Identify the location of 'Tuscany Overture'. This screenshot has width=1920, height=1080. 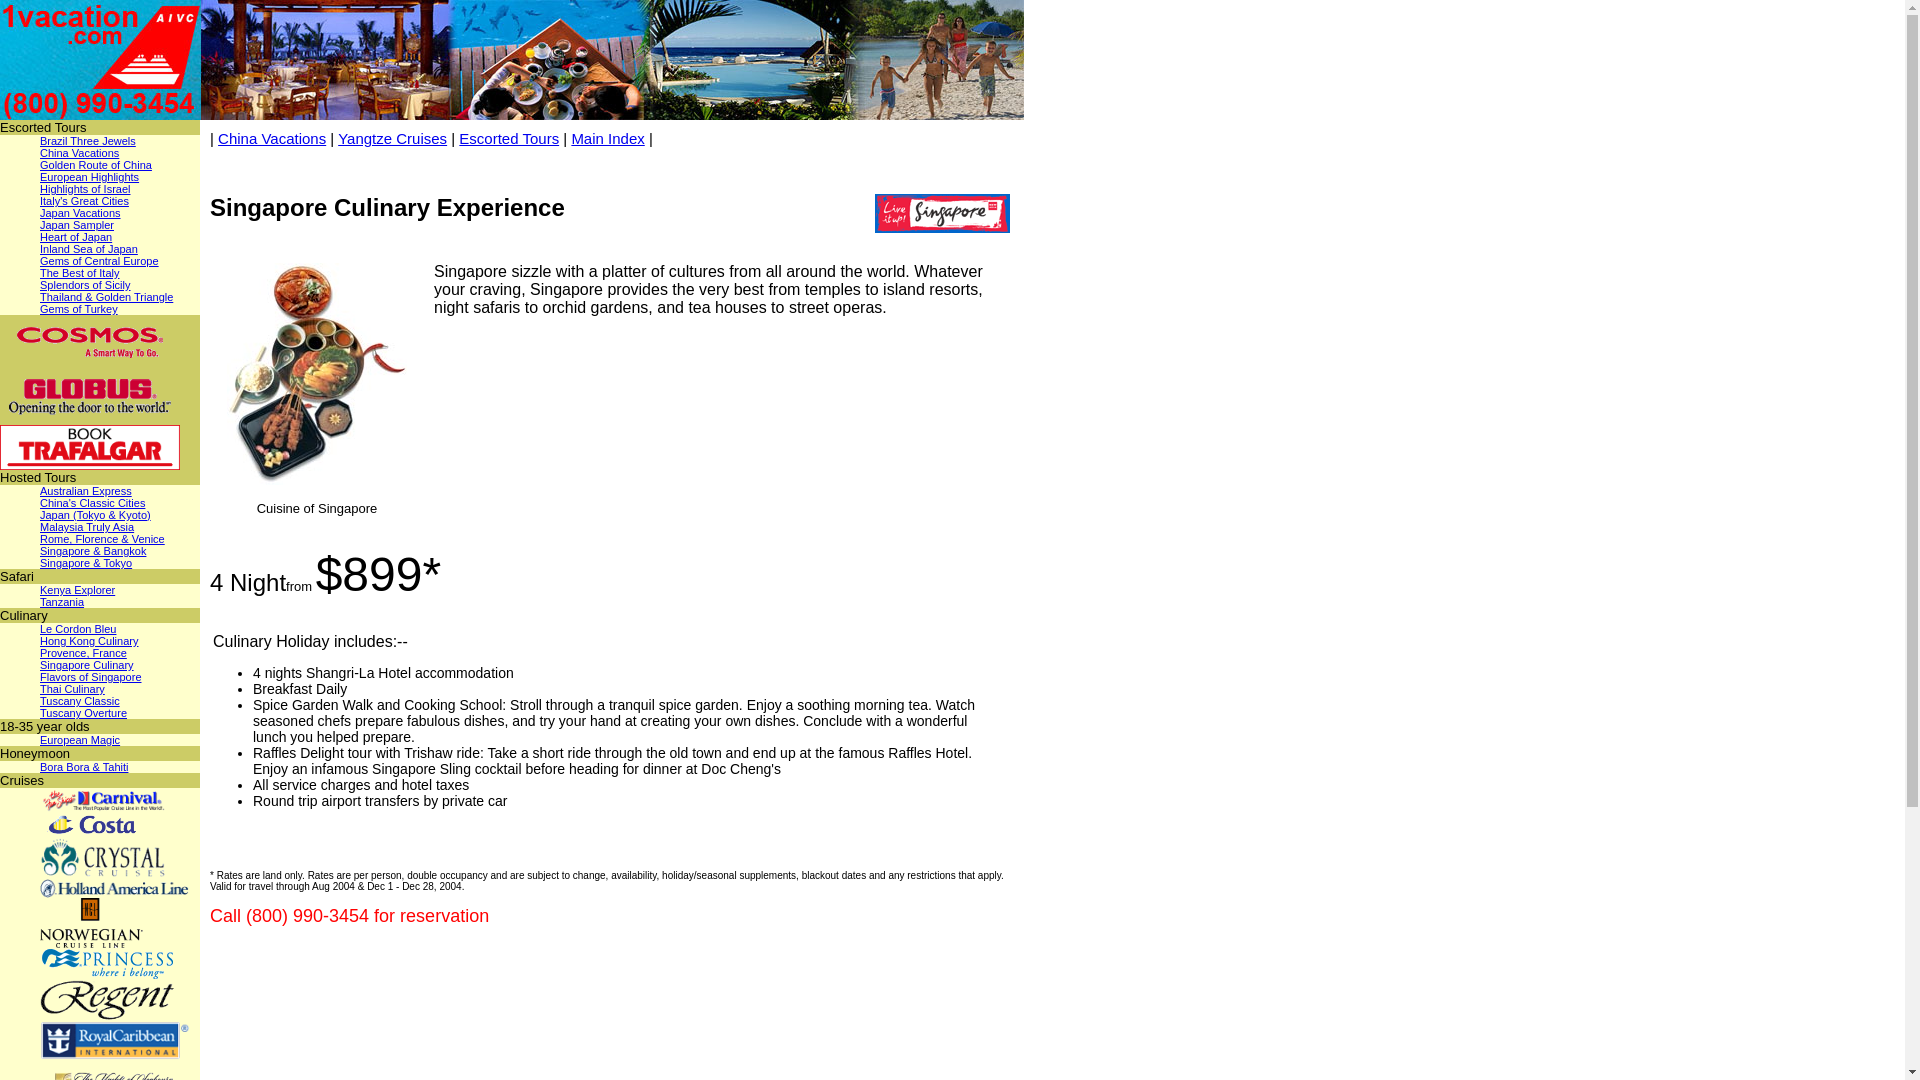
(39, 712).